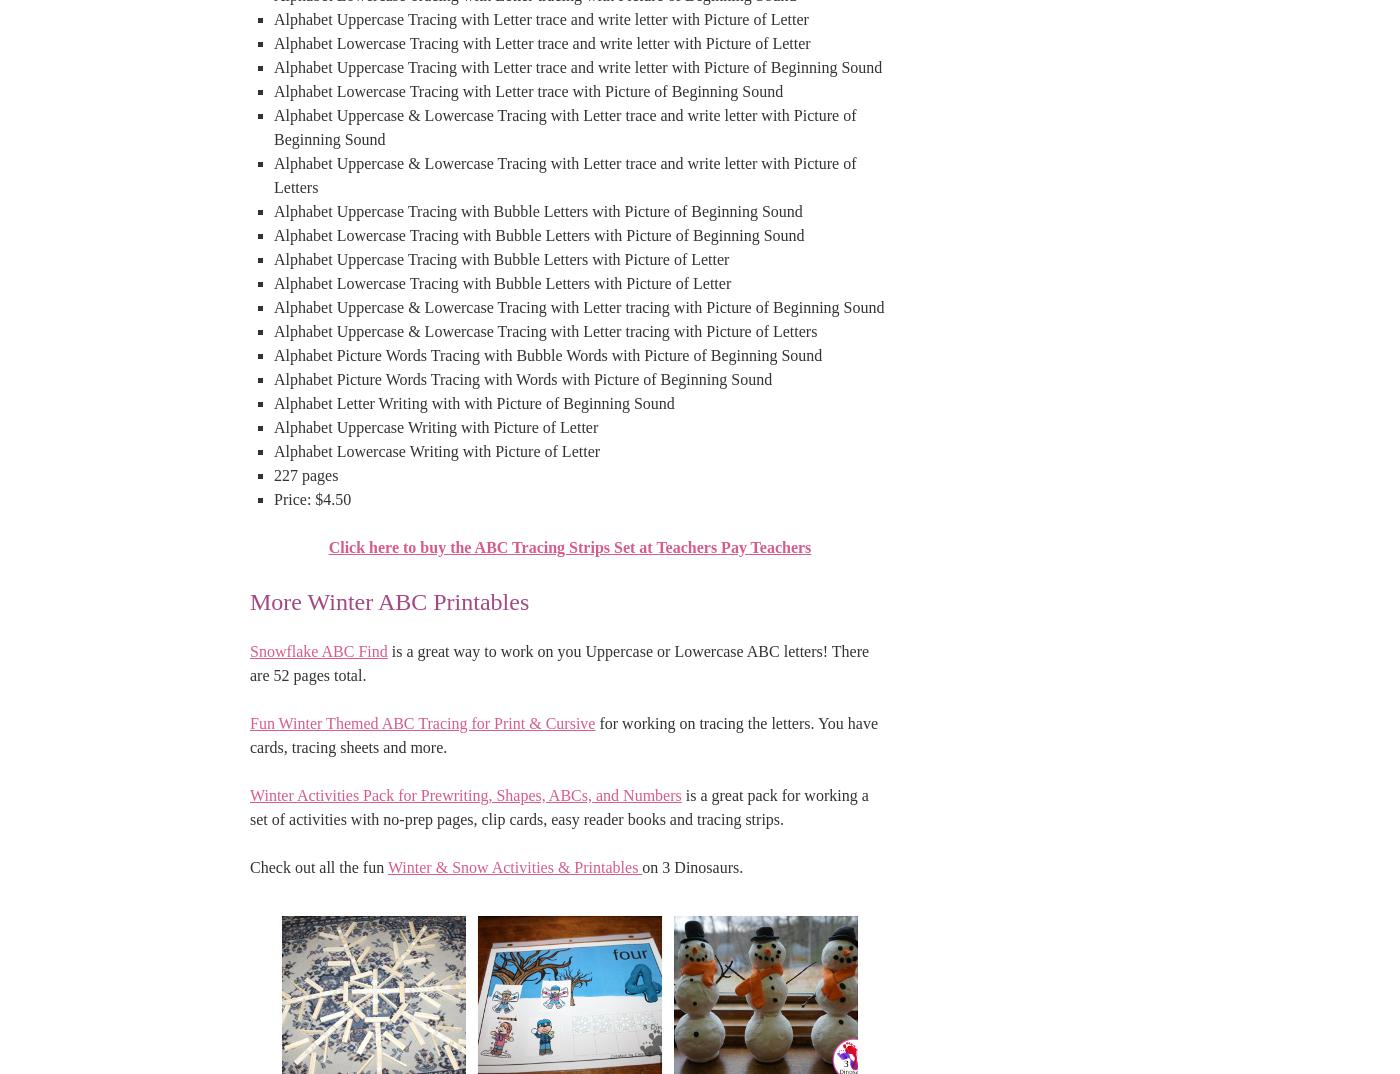 This screenshot has width=1400, height=1074. I want to click on 'Alphabet Lowercase Tracing with Bubble Letters with Picture of Letter', so click(502, 282).